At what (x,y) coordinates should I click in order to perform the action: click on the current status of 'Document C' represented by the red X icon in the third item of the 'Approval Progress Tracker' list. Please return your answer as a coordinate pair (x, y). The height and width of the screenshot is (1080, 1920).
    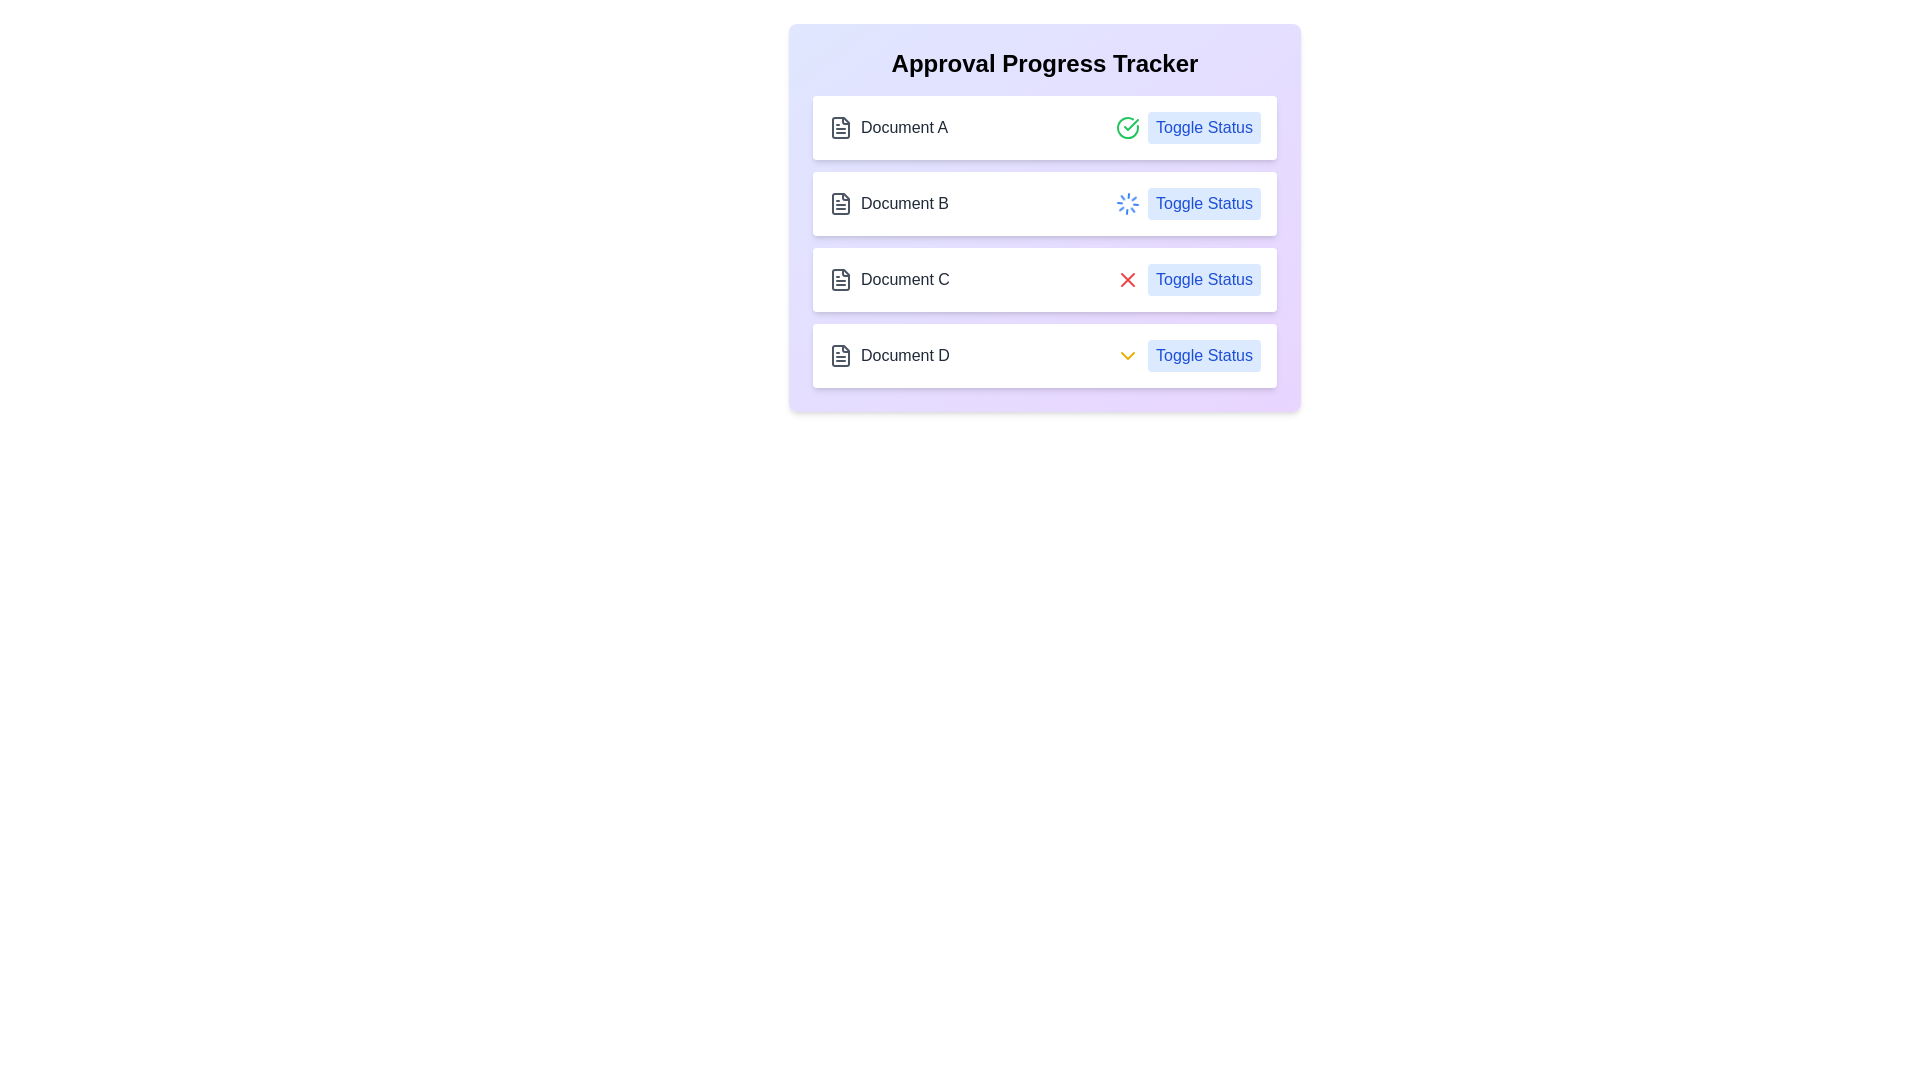
    Looking at the image, I should click on (1044, 280).